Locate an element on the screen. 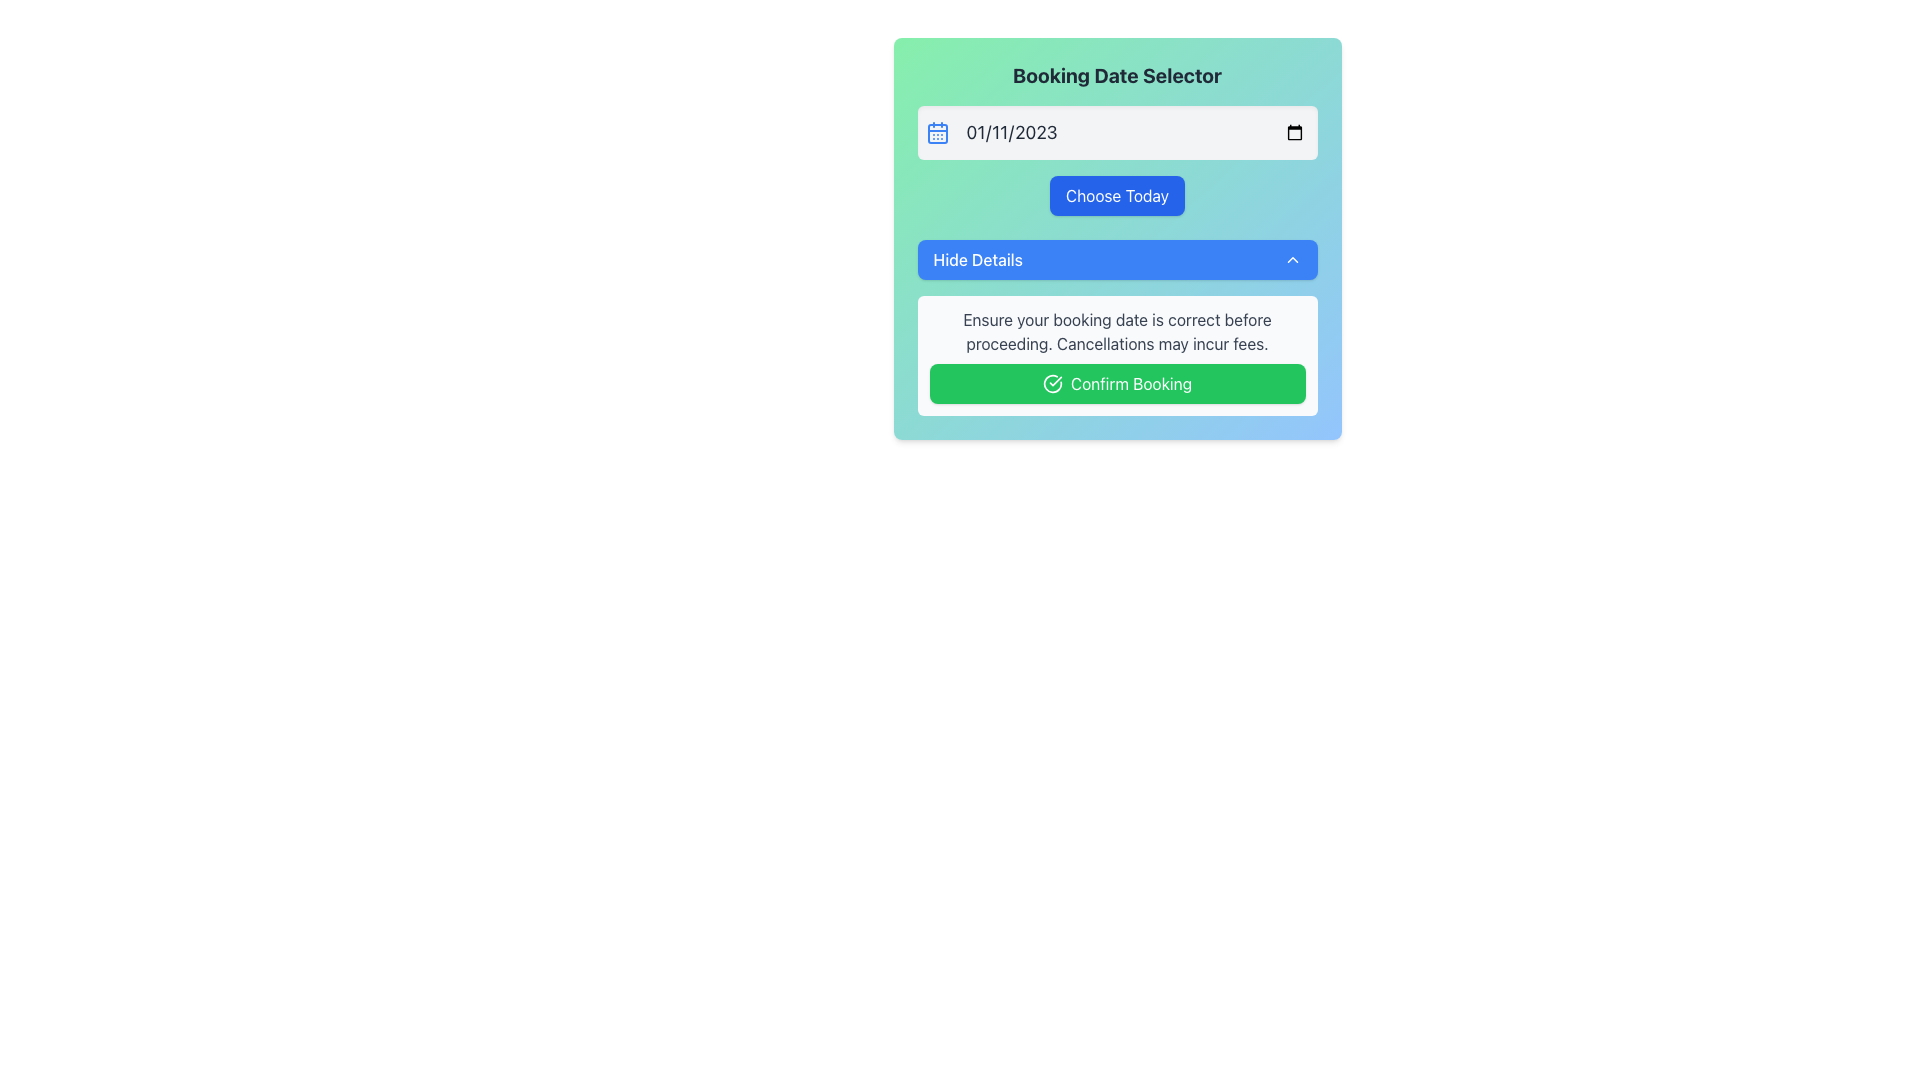 The image size is (1920, 1080). the circular green check mark icon located to the left of the 'Confirm Booking' button is located at coordinates (1051, 384).